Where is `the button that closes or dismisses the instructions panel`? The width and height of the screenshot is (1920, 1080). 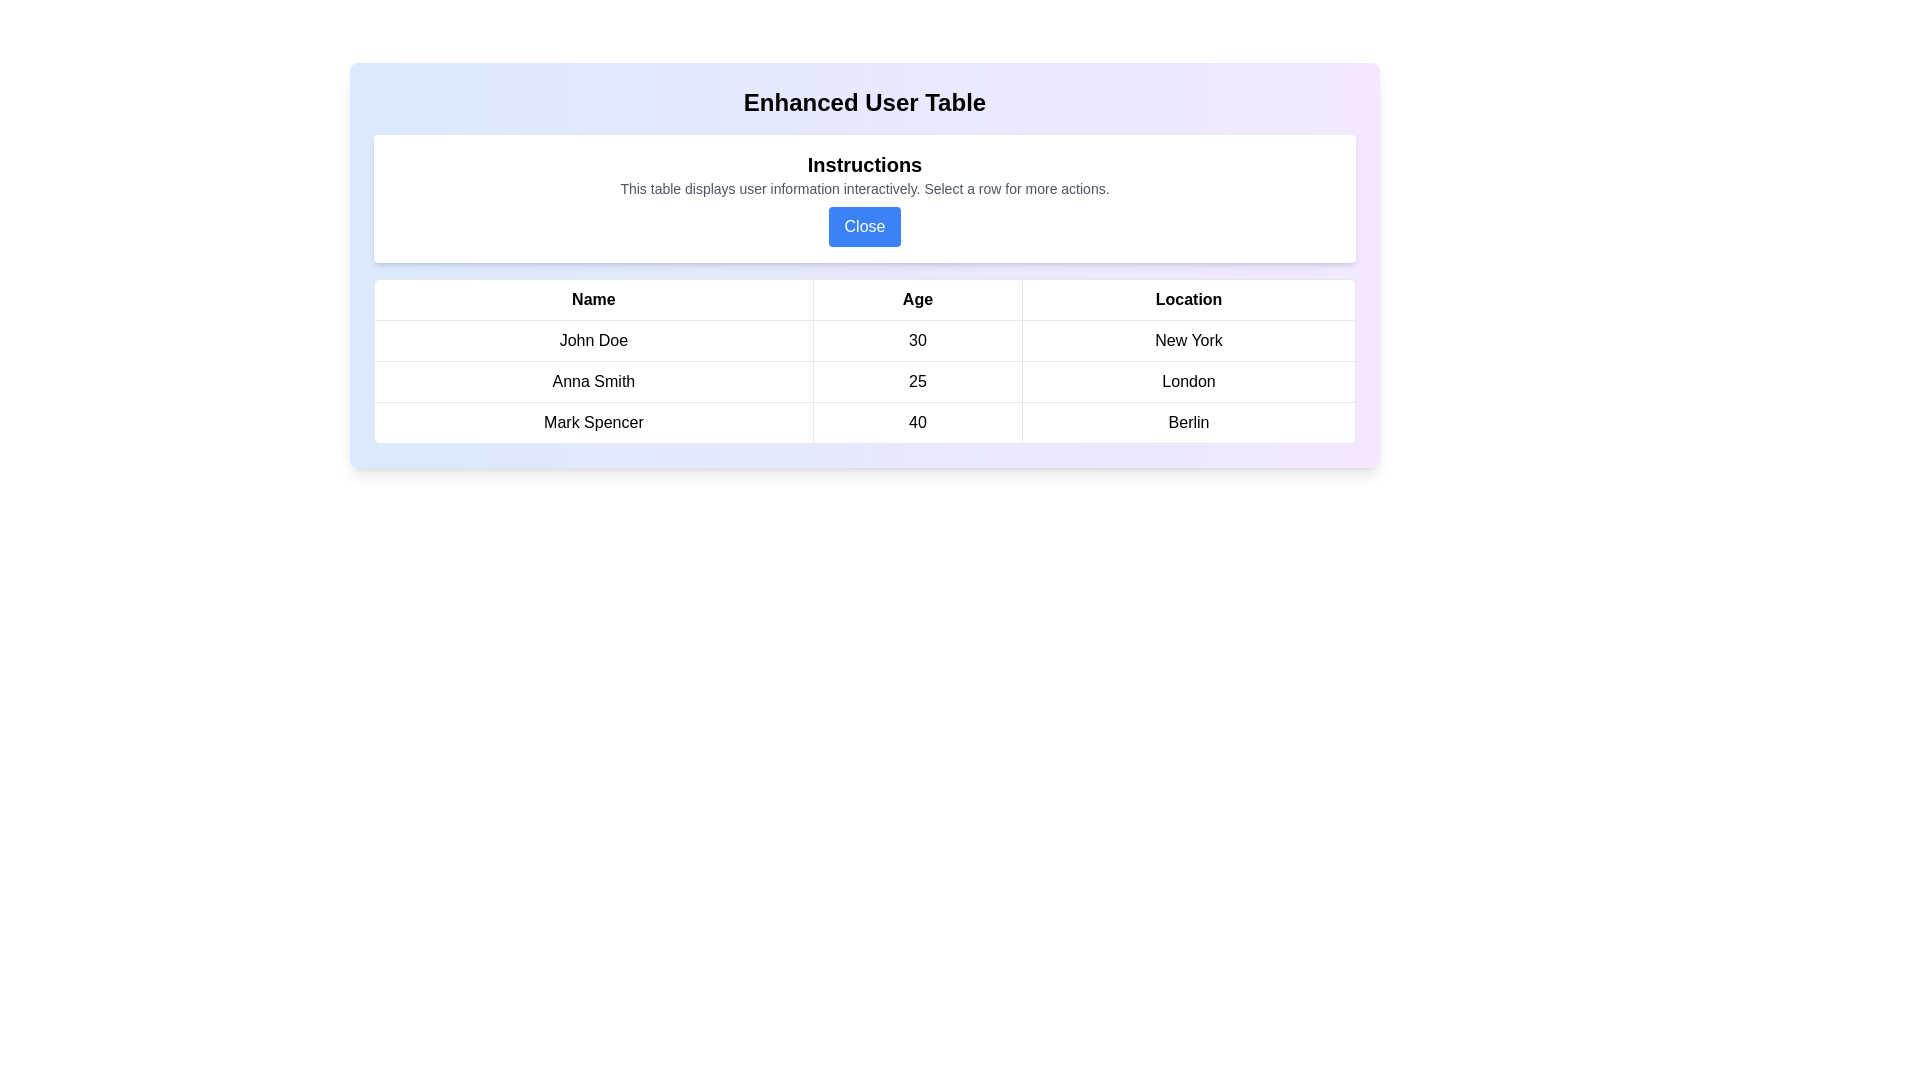 the button that closes or dismisses the instructions panel is located at coordinates (864, 226).